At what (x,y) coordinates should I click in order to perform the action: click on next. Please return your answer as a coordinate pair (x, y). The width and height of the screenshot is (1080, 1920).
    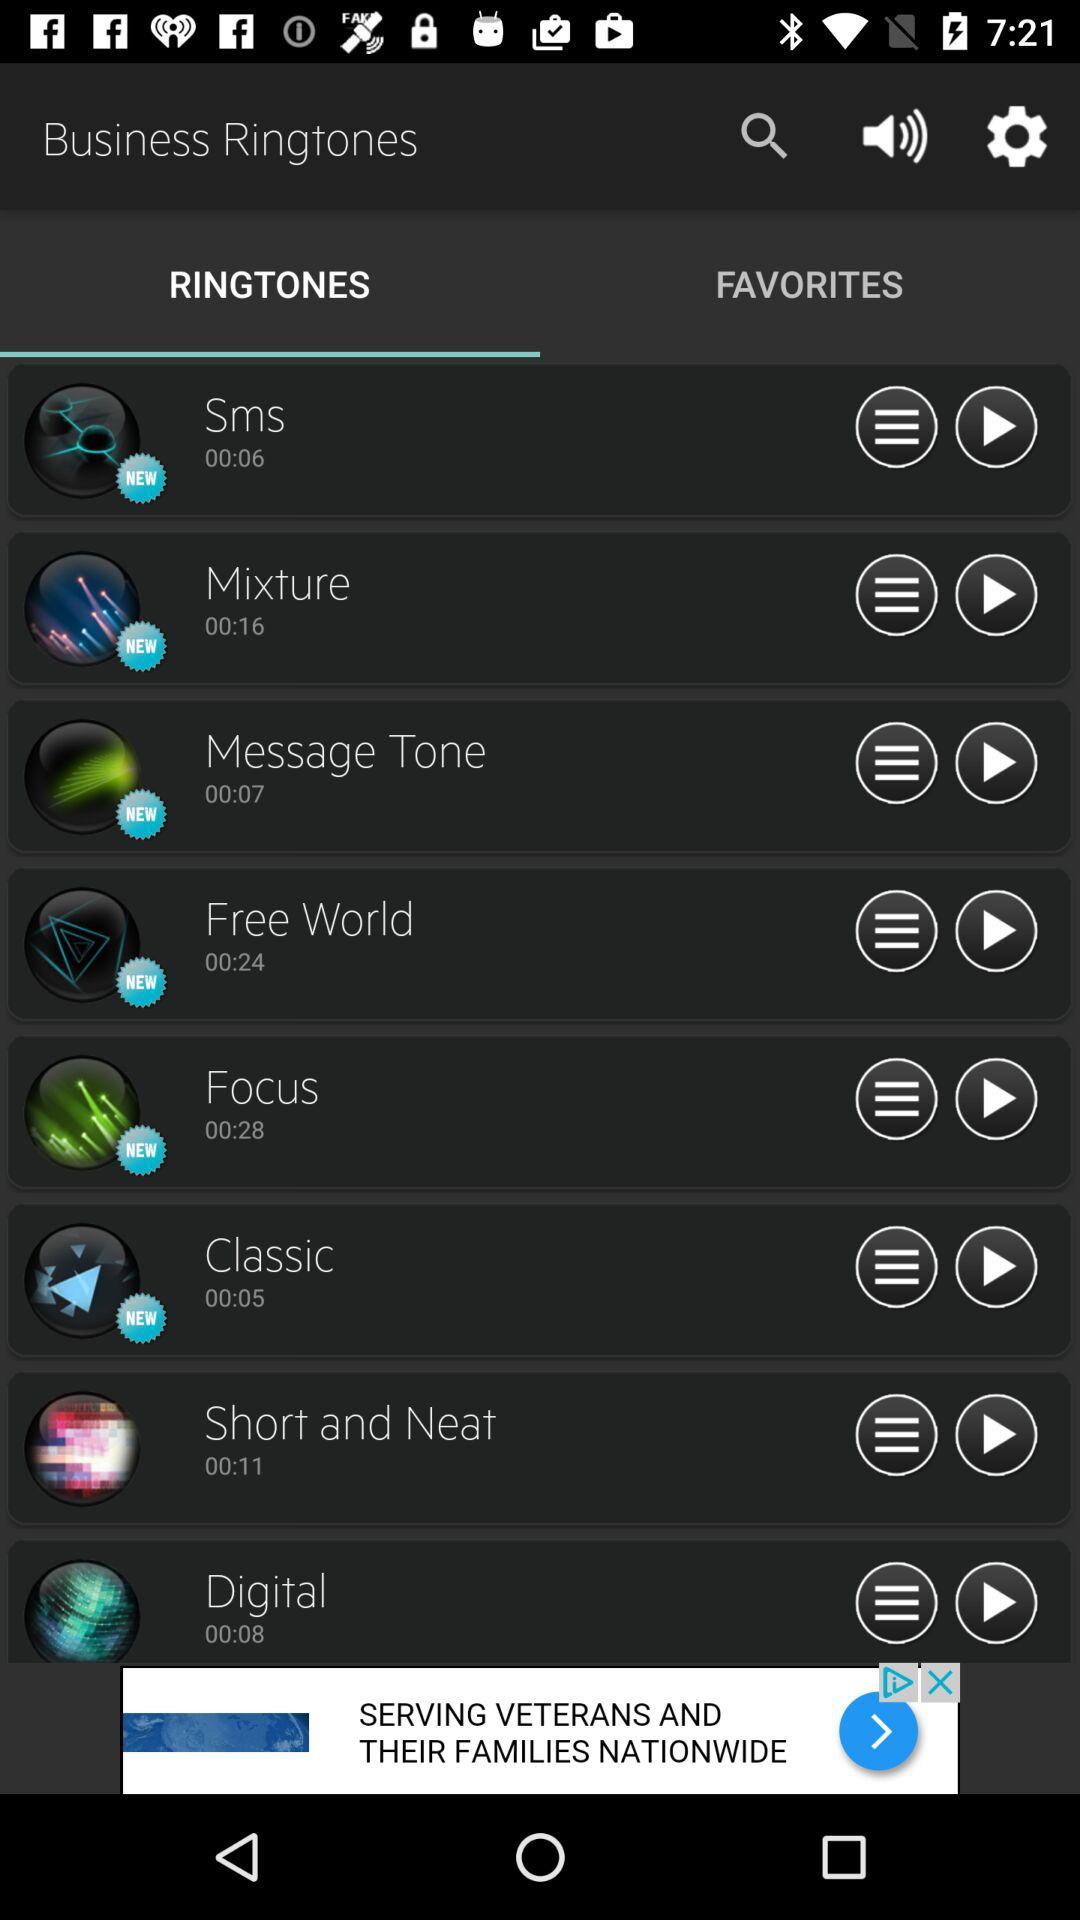
    Looking at the image, I should click on (80, 1449).